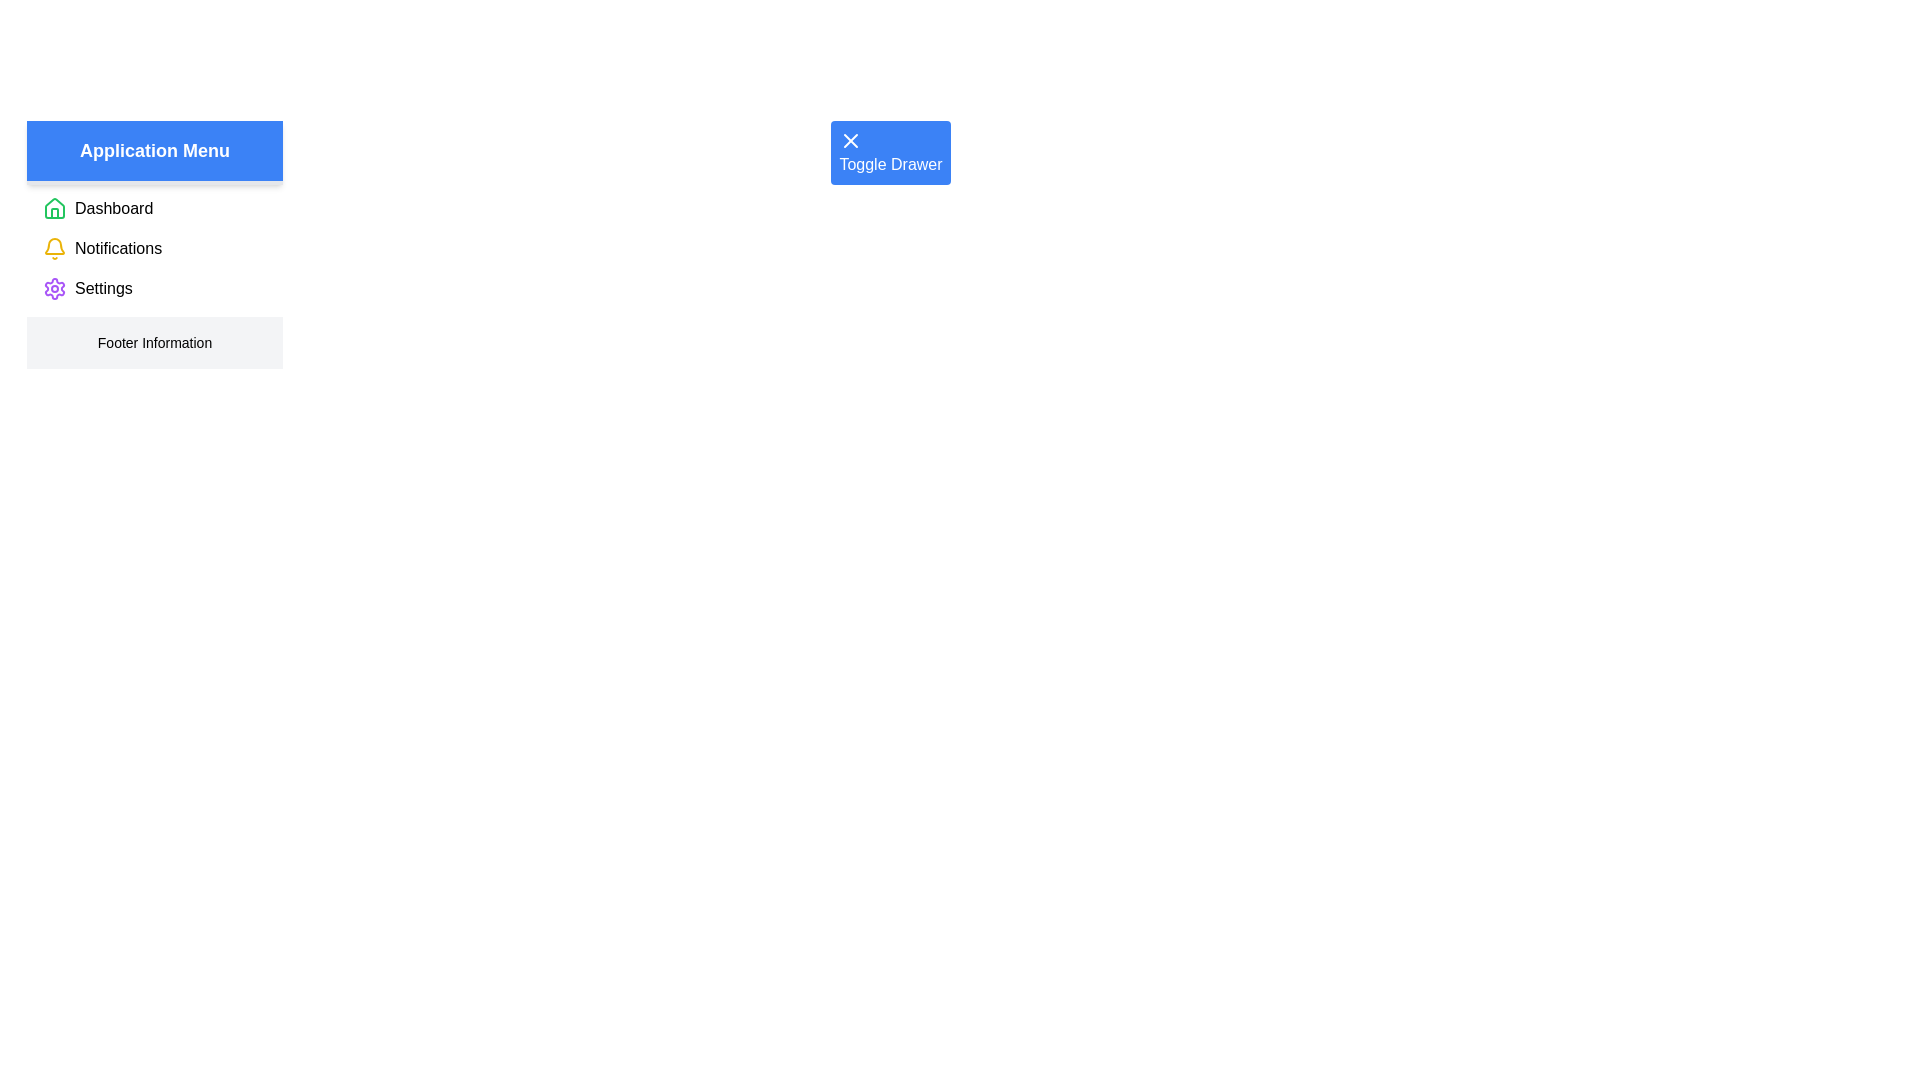 Image resolution: width=1920 pixels, height=1080 pixels. Describe the element at coordinates (117, 248) in the screenshot. I see `the menu item Notifications and click it` at that location.